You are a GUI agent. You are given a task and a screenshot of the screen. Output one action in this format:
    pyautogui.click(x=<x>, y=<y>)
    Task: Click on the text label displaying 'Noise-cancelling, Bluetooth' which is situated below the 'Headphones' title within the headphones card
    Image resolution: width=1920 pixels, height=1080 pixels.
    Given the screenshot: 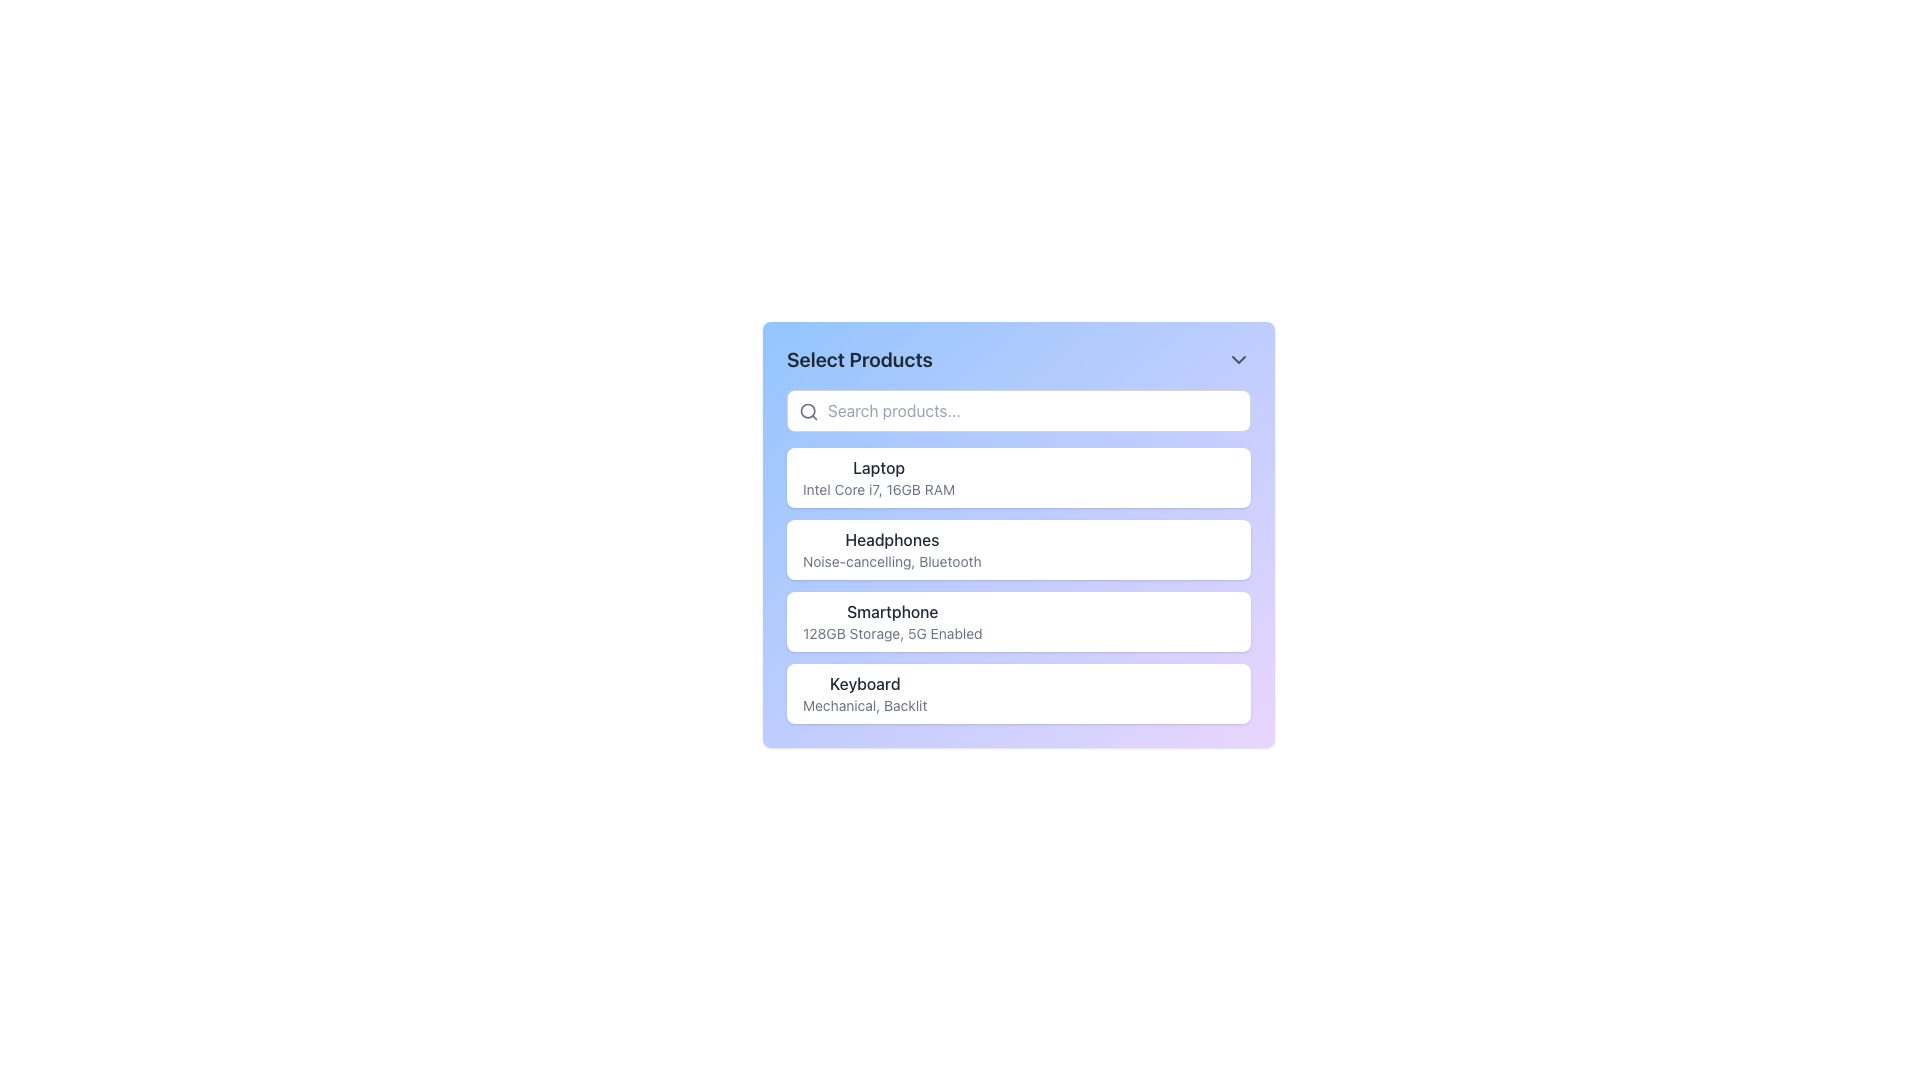 What is the action you would take?
    pyautogui.click(x=891, y=562)
    